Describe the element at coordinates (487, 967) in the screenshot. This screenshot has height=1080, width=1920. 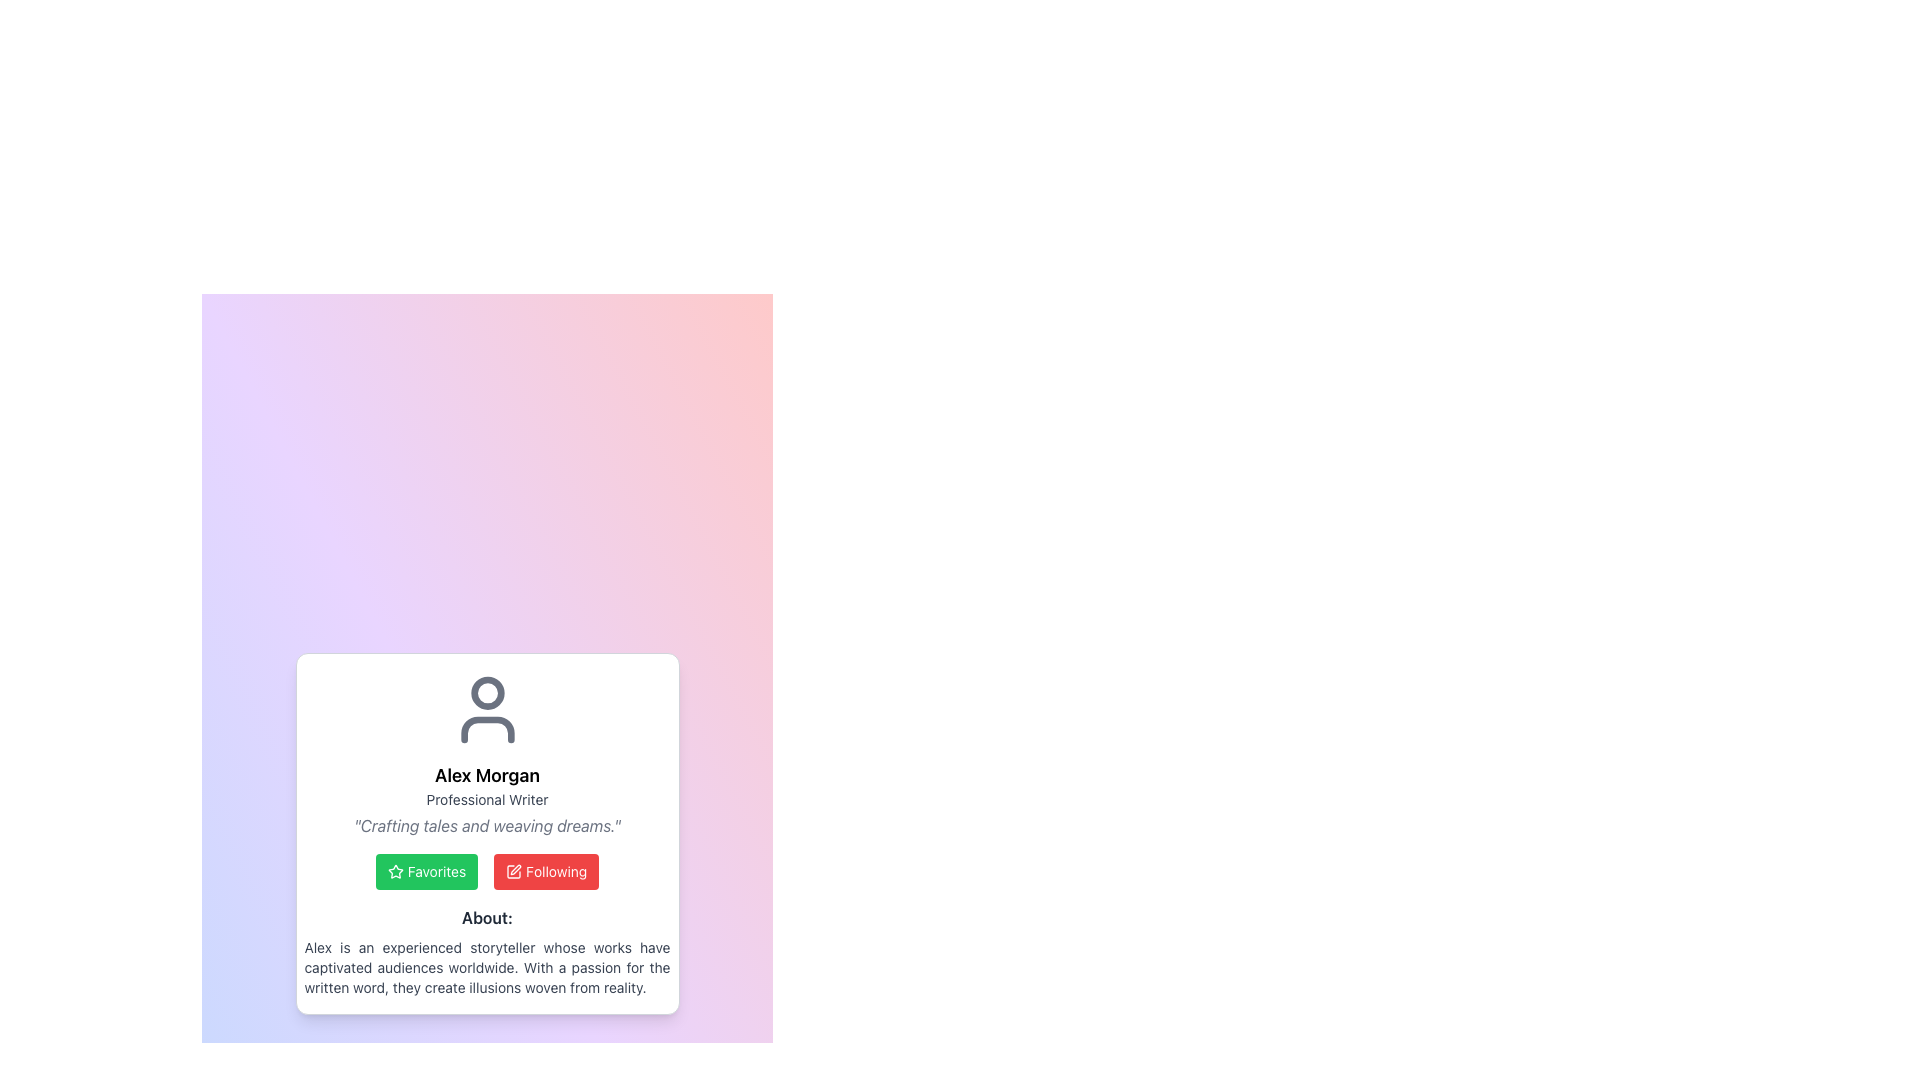
I see `paragraph of text styled in gray color that describes Alex's storytelling expertise and passion for writing, located below the 'About:' header` at that location.